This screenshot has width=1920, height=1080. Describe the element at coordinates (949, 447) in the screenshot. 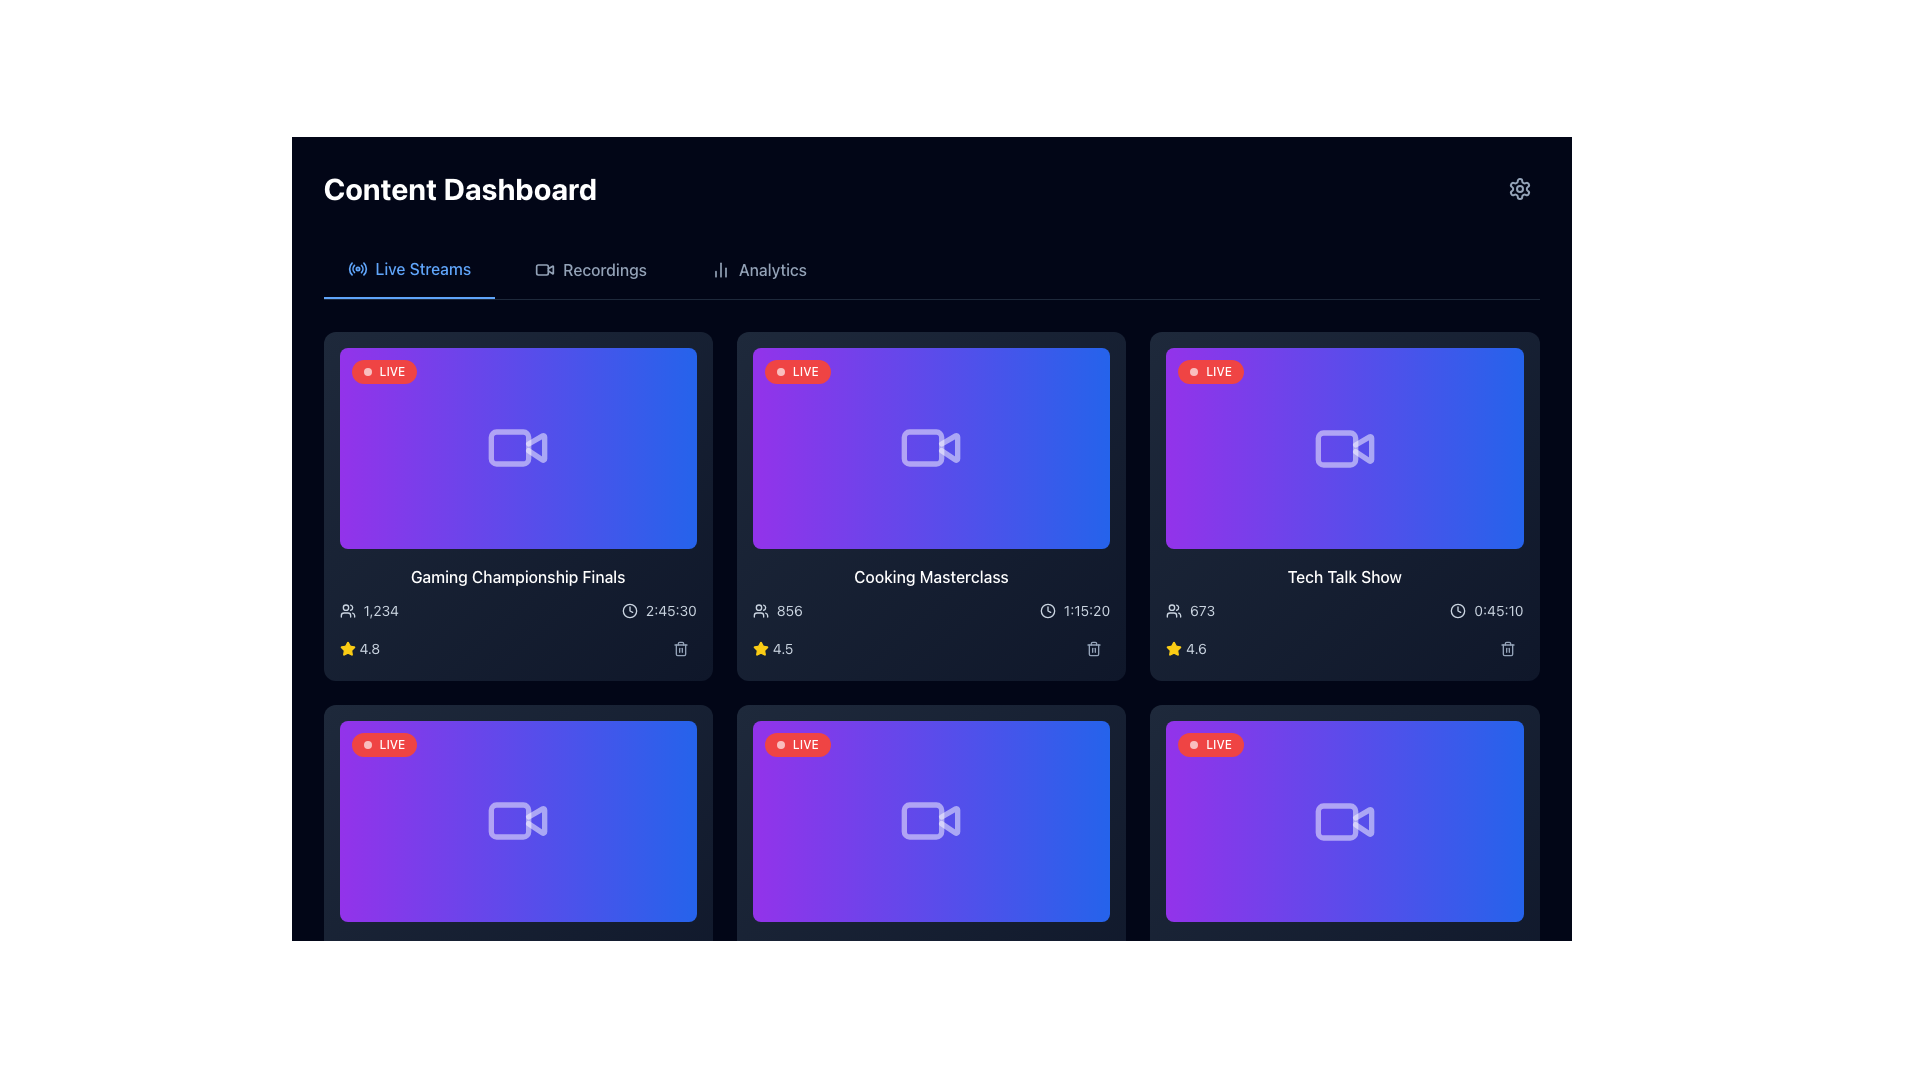

I see `the video camera icon located in the center-right area of the 'Cooking Masterclass' content tile on the dashboard` at that location.